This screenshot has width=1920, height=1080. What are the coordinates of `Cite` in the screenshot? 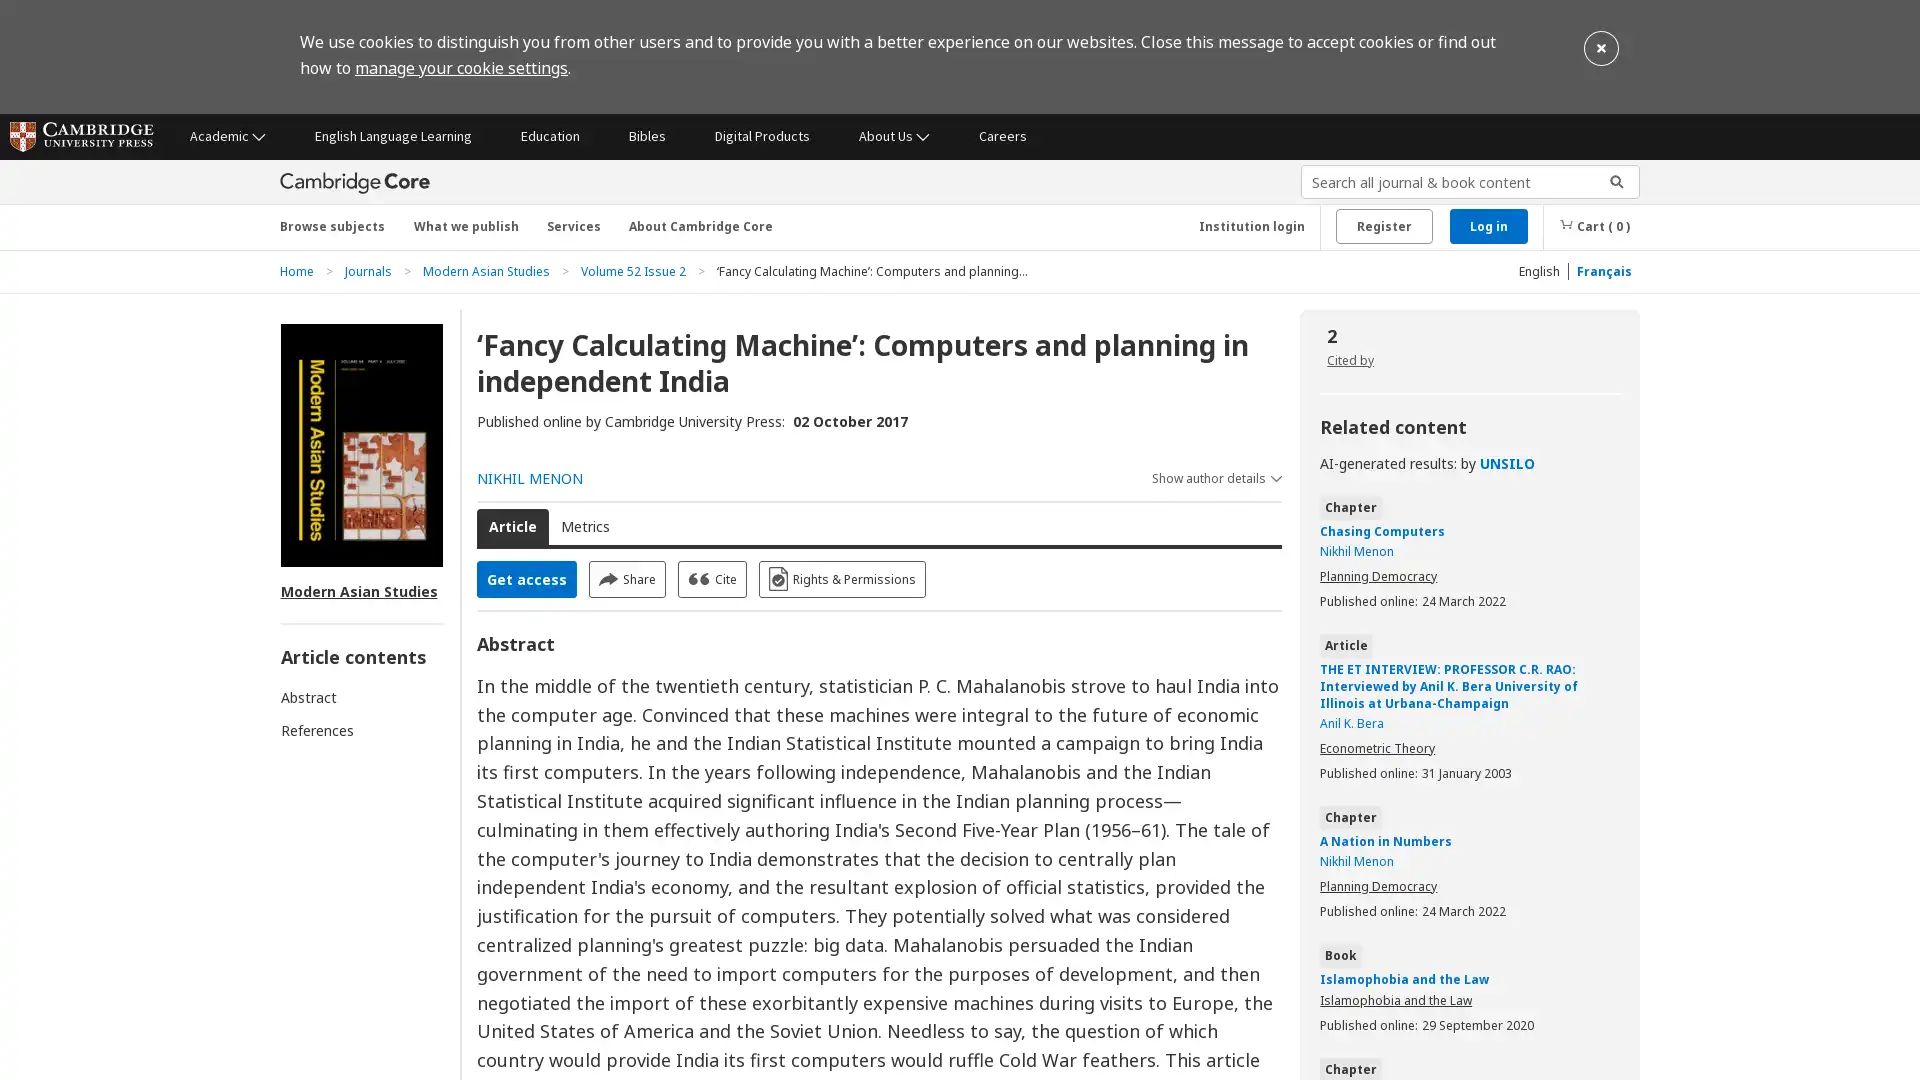 It's located at (711, 578).